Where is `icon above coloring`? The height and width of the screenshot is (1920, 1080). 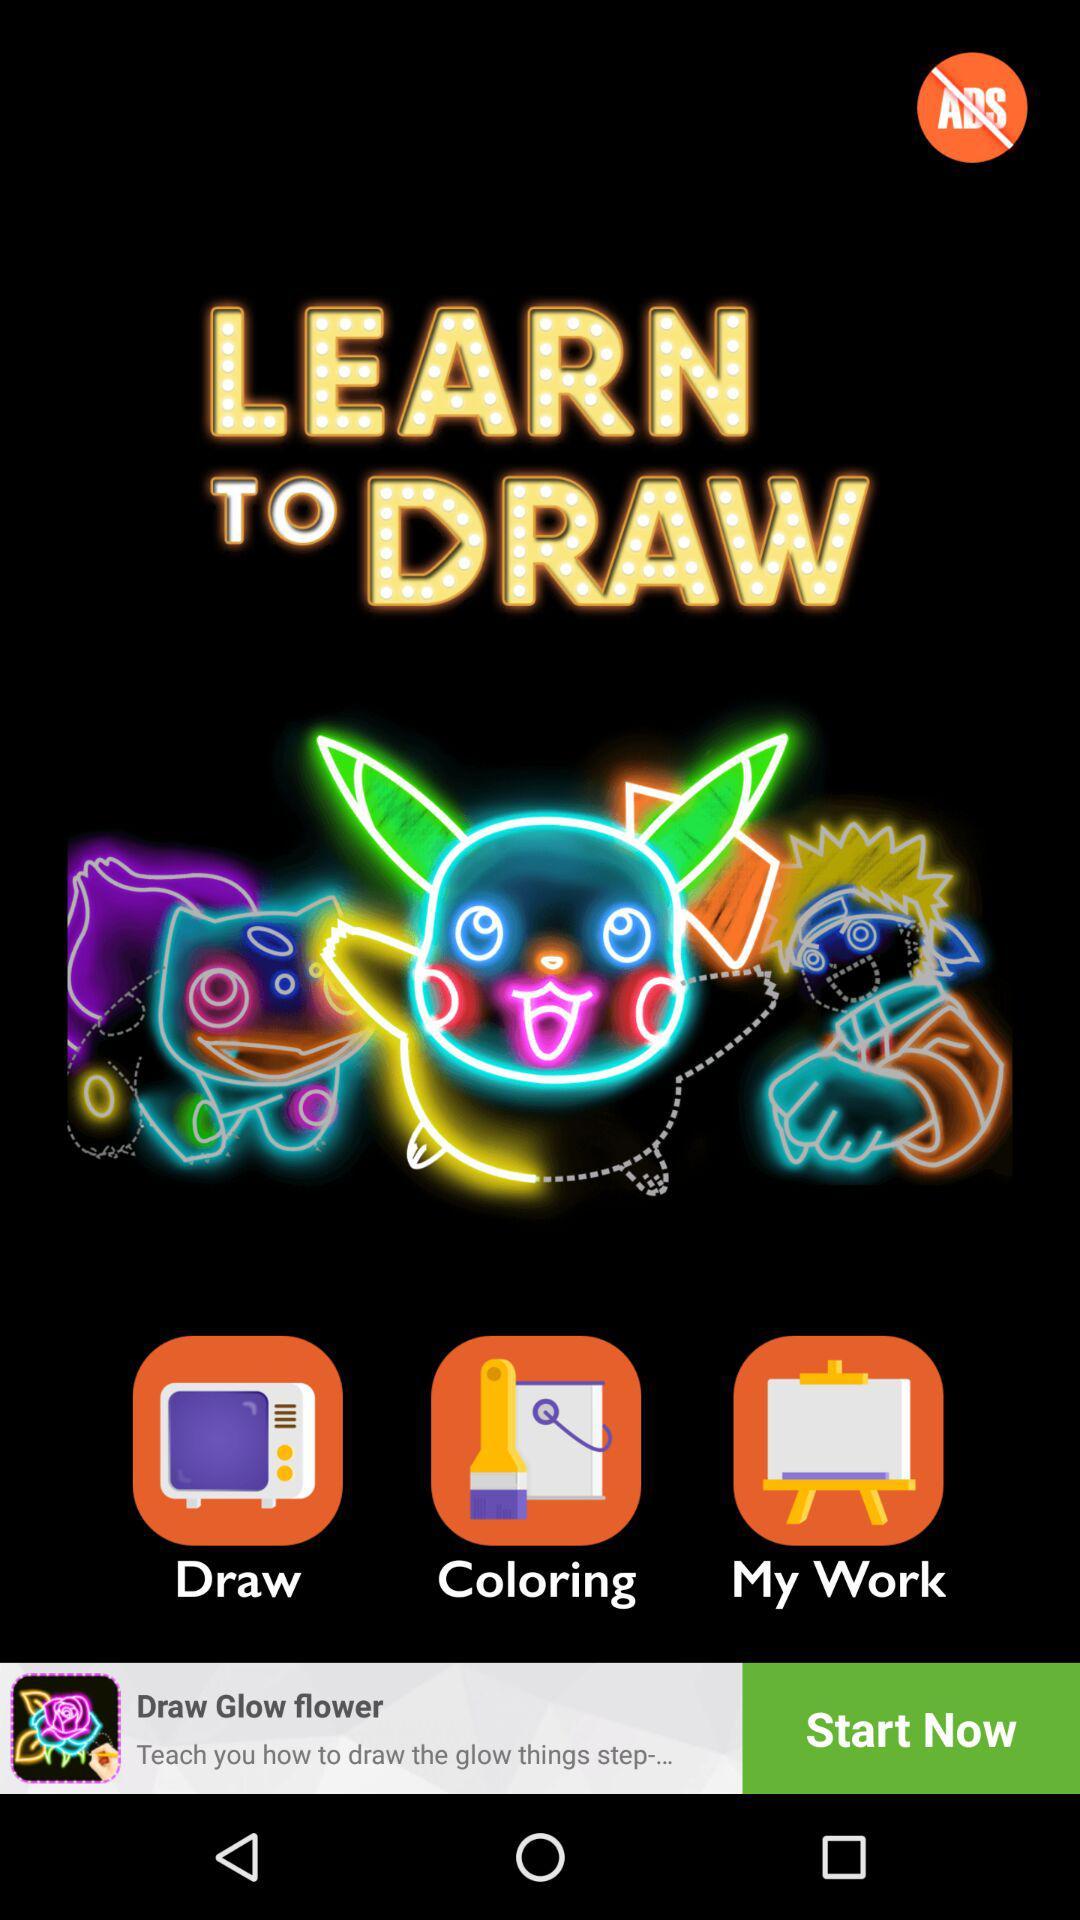 icon above coloring is located at coordinates (535, 1441).